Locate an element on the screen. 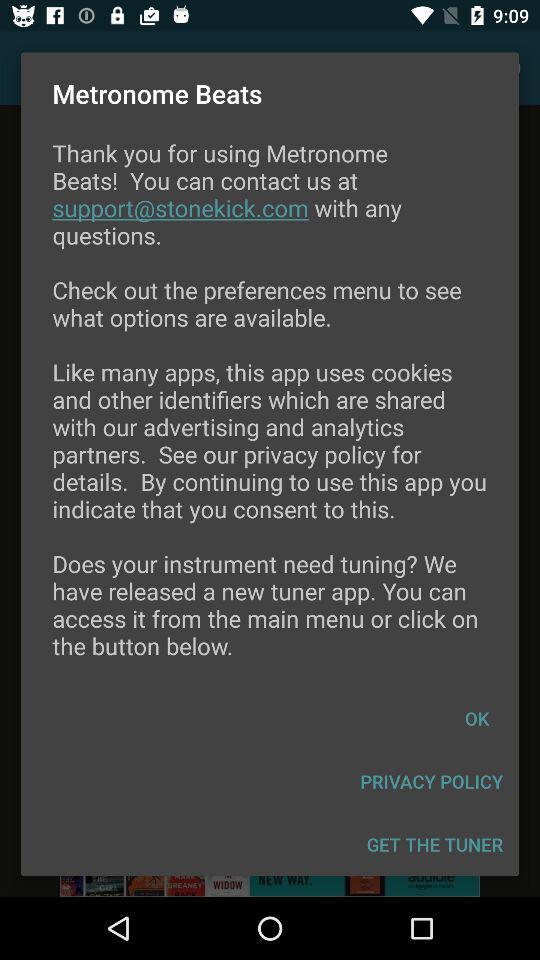 The height and width of the screenshot is (960, 540). the privacy policy is located at coordinates (430, 781).